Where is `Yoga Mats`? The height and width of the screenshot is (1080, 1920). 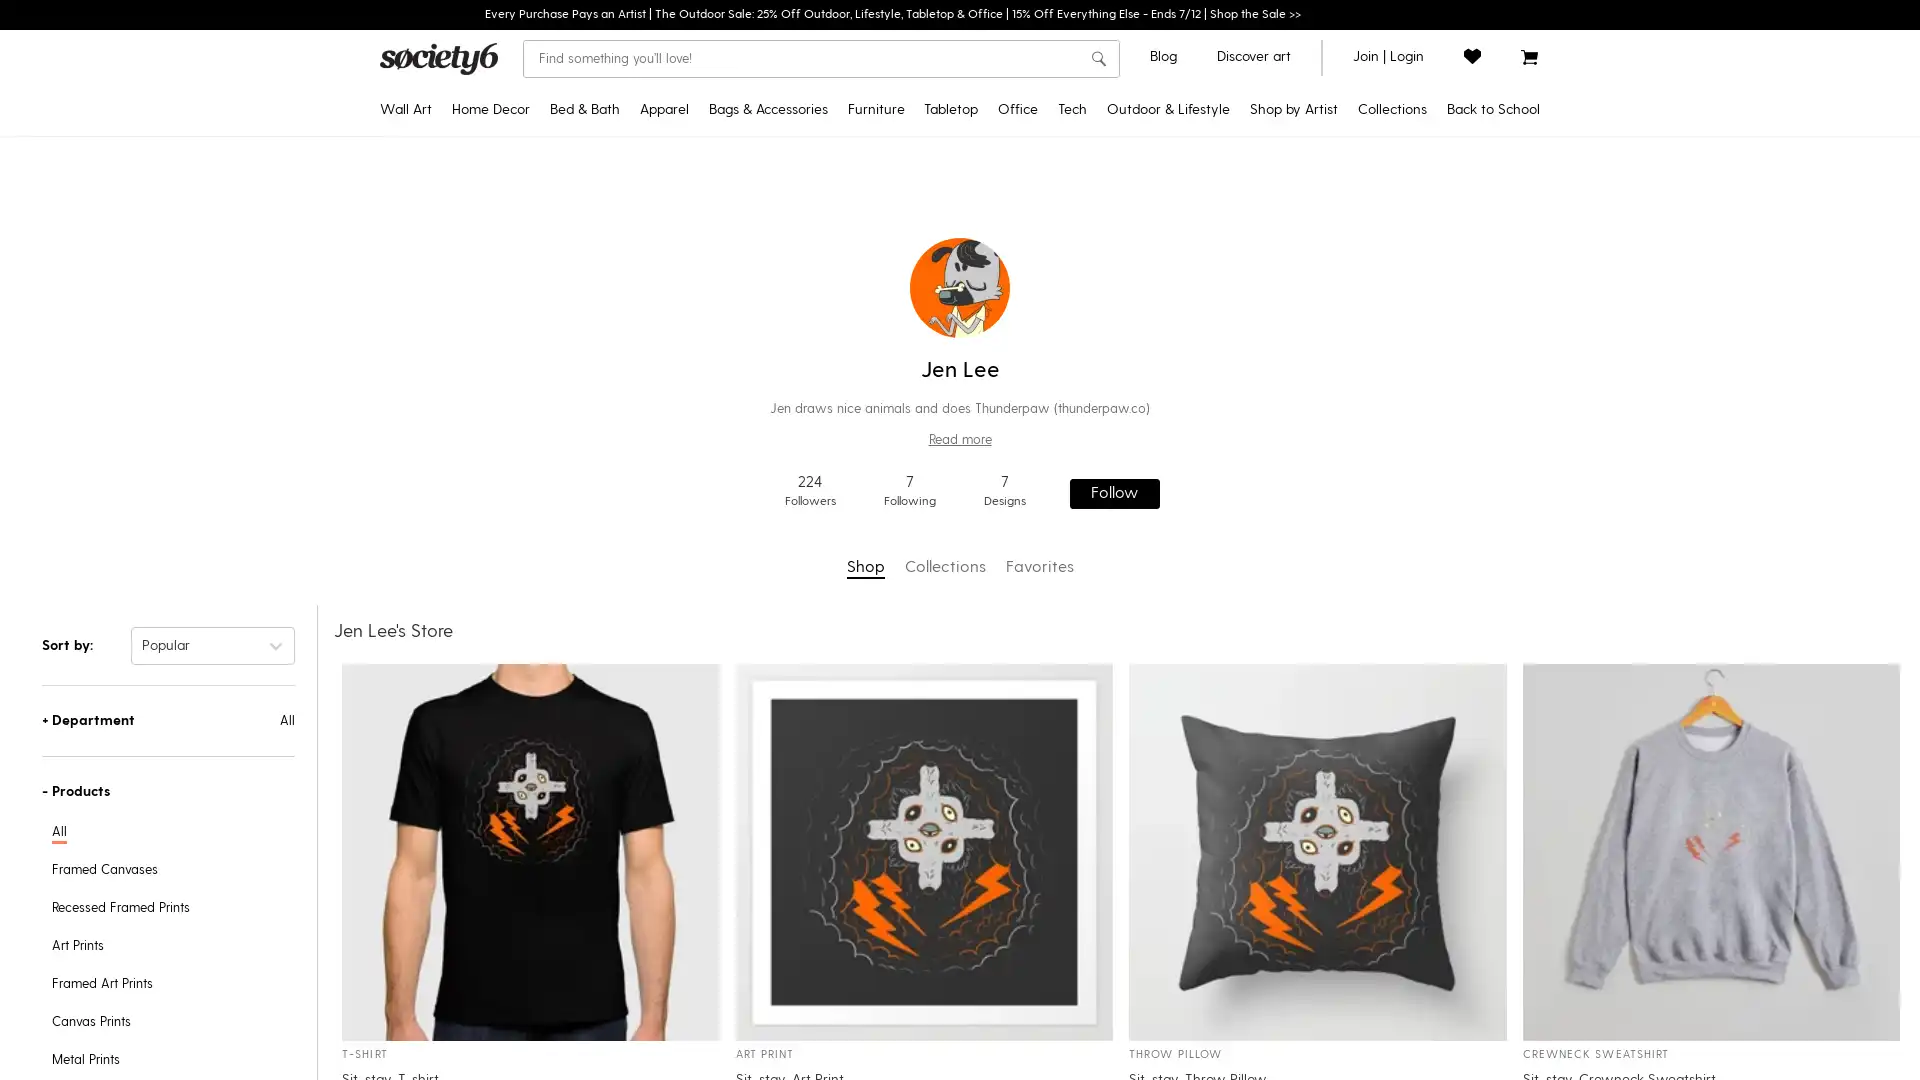
Yoga Mats is located at coordinates (1196, 193).